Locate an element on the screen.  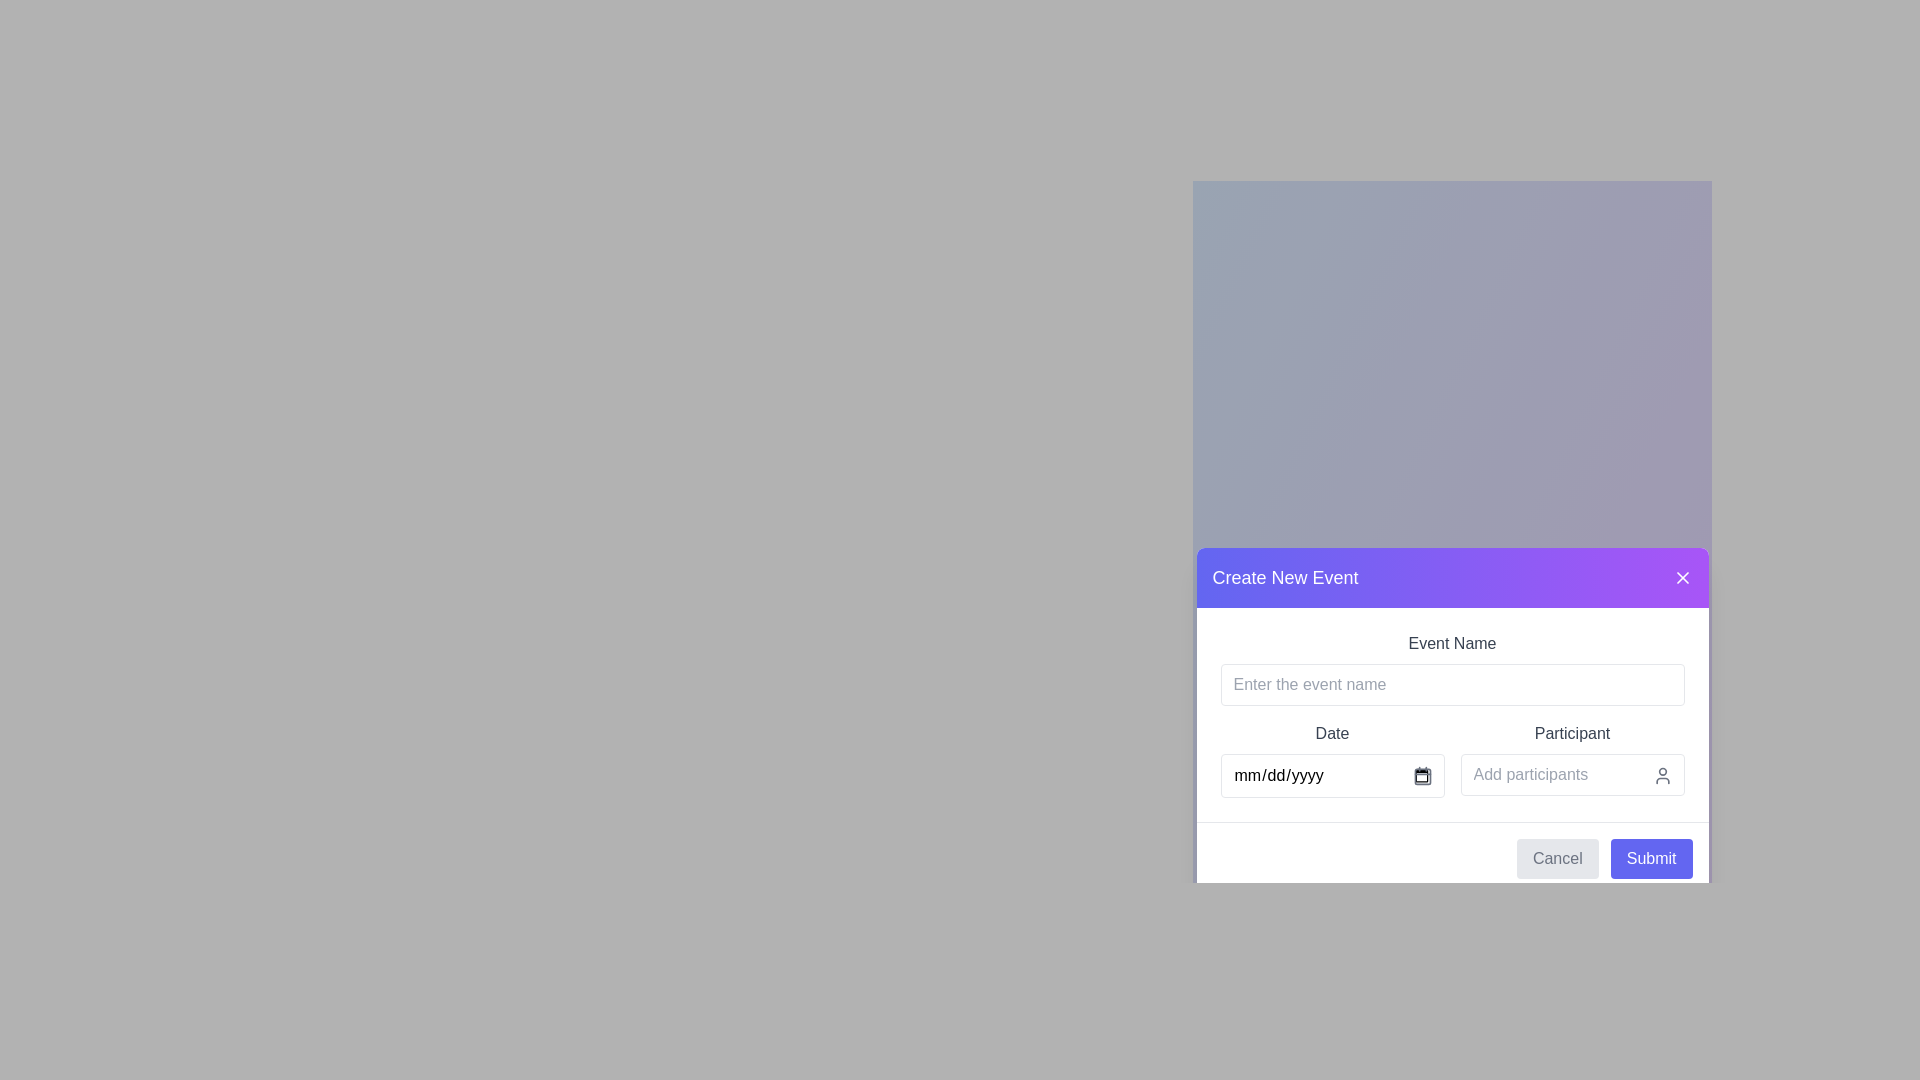
the text block labeled 'Create New Event' which is styled in bold white font on a gradient purple background, located at the top-left corner of the modal header is located at coordinates (1285, 577).